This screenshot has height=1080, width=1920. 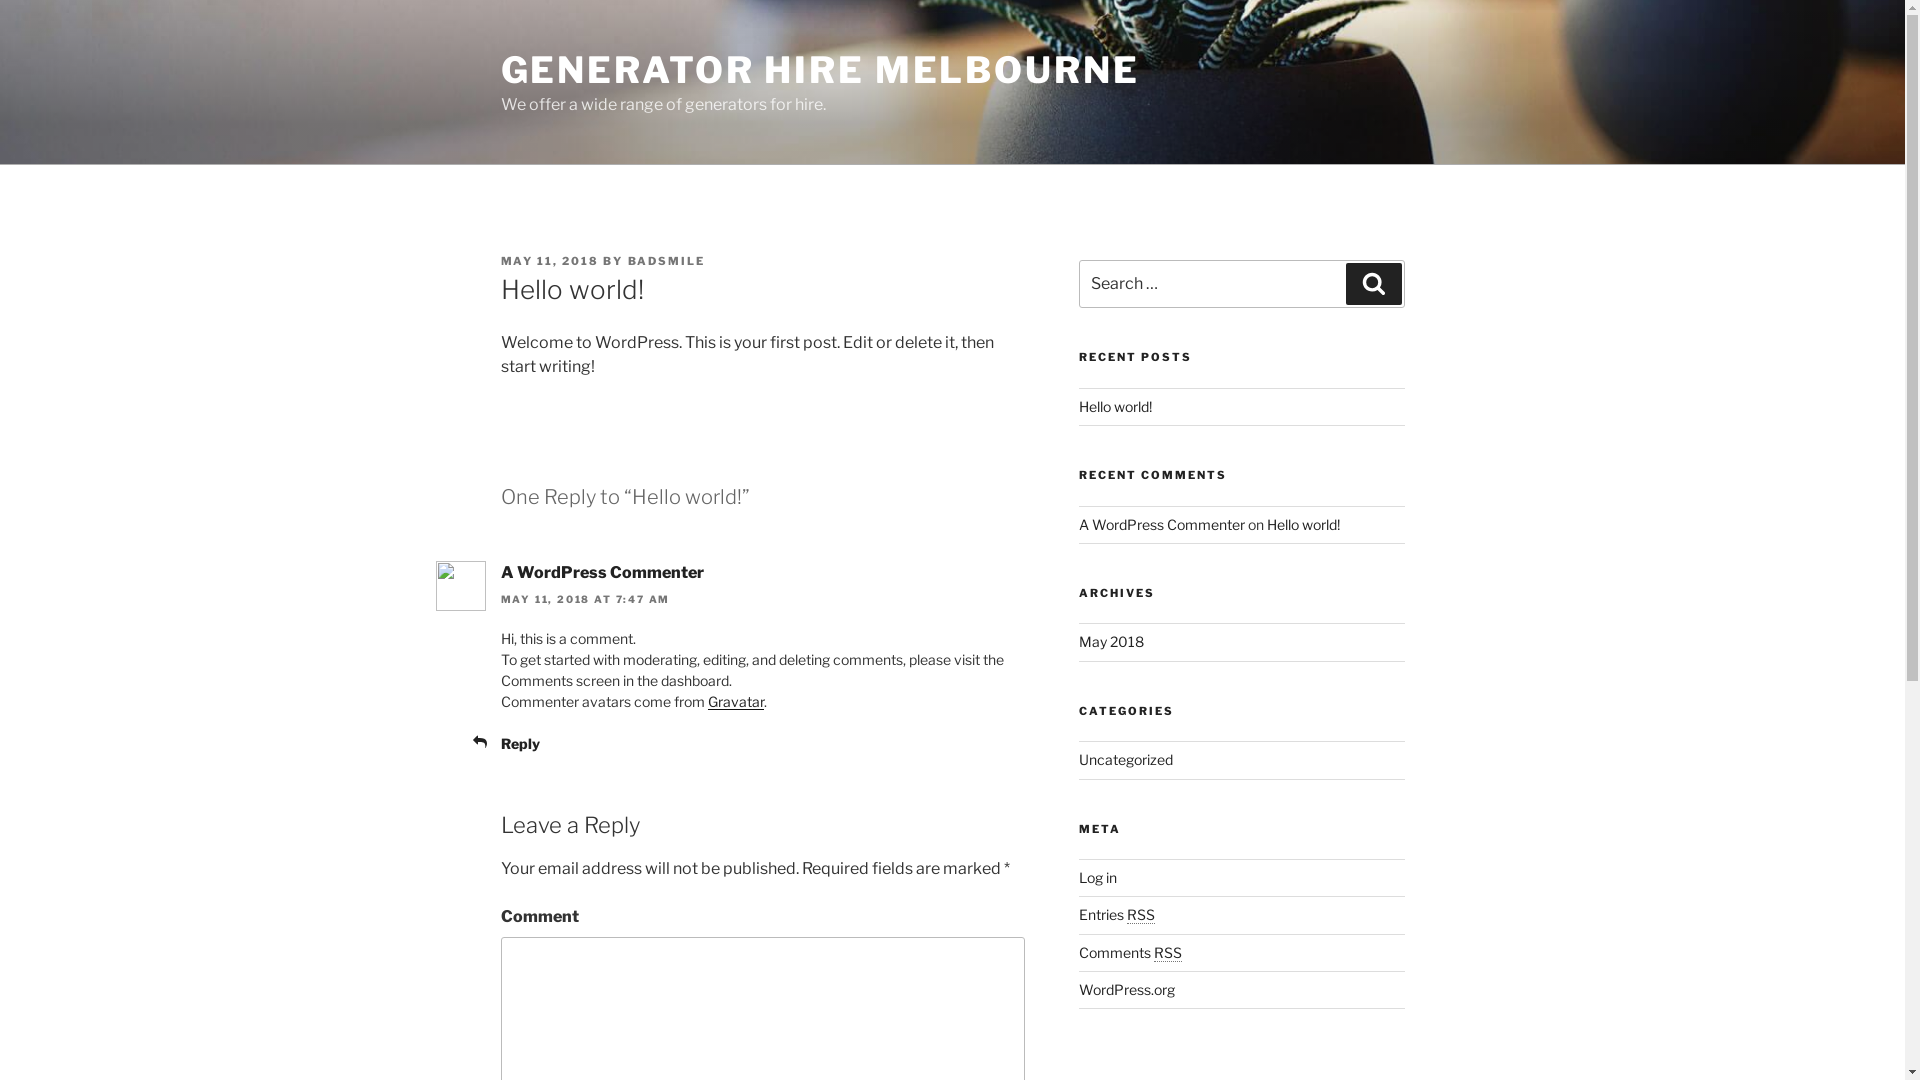 I want to click on 'Gravatar', so click(x=734, y=700).